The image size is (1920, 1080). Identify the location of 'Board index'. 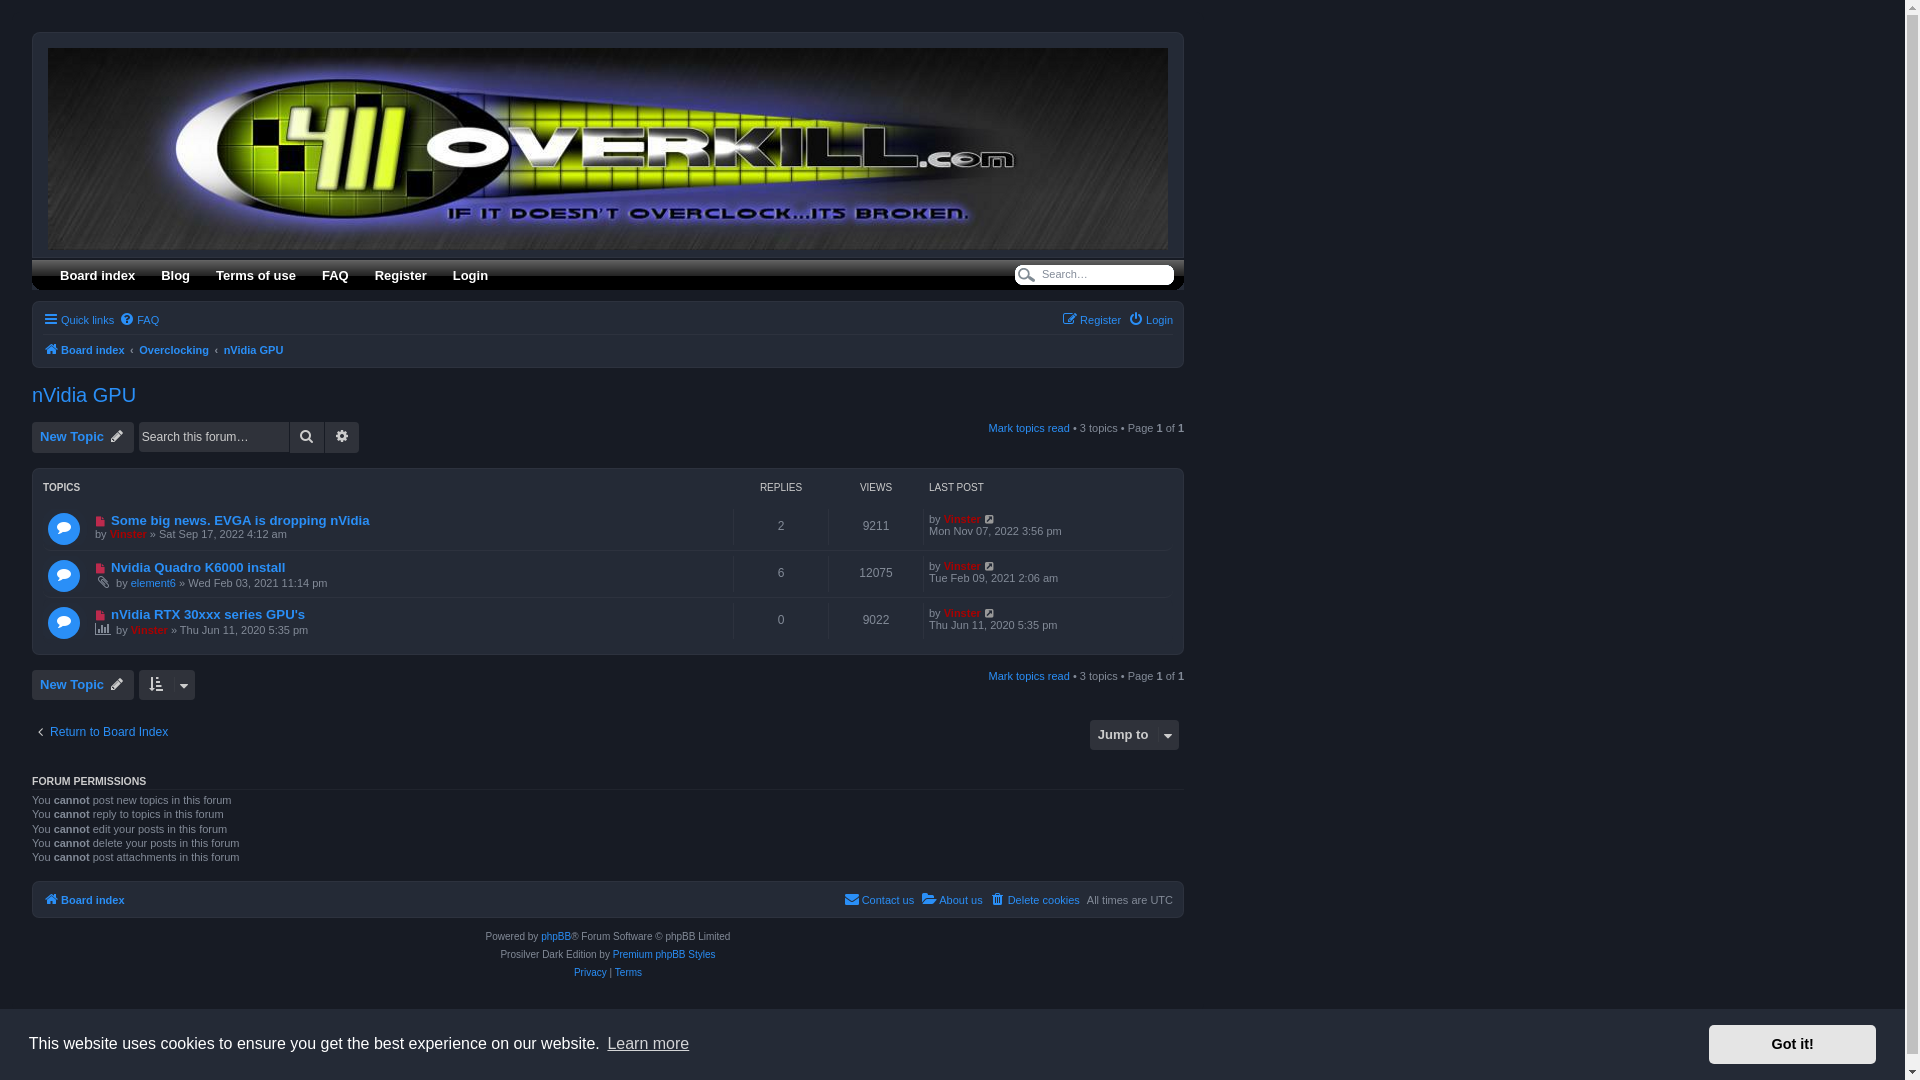
(96, 274).